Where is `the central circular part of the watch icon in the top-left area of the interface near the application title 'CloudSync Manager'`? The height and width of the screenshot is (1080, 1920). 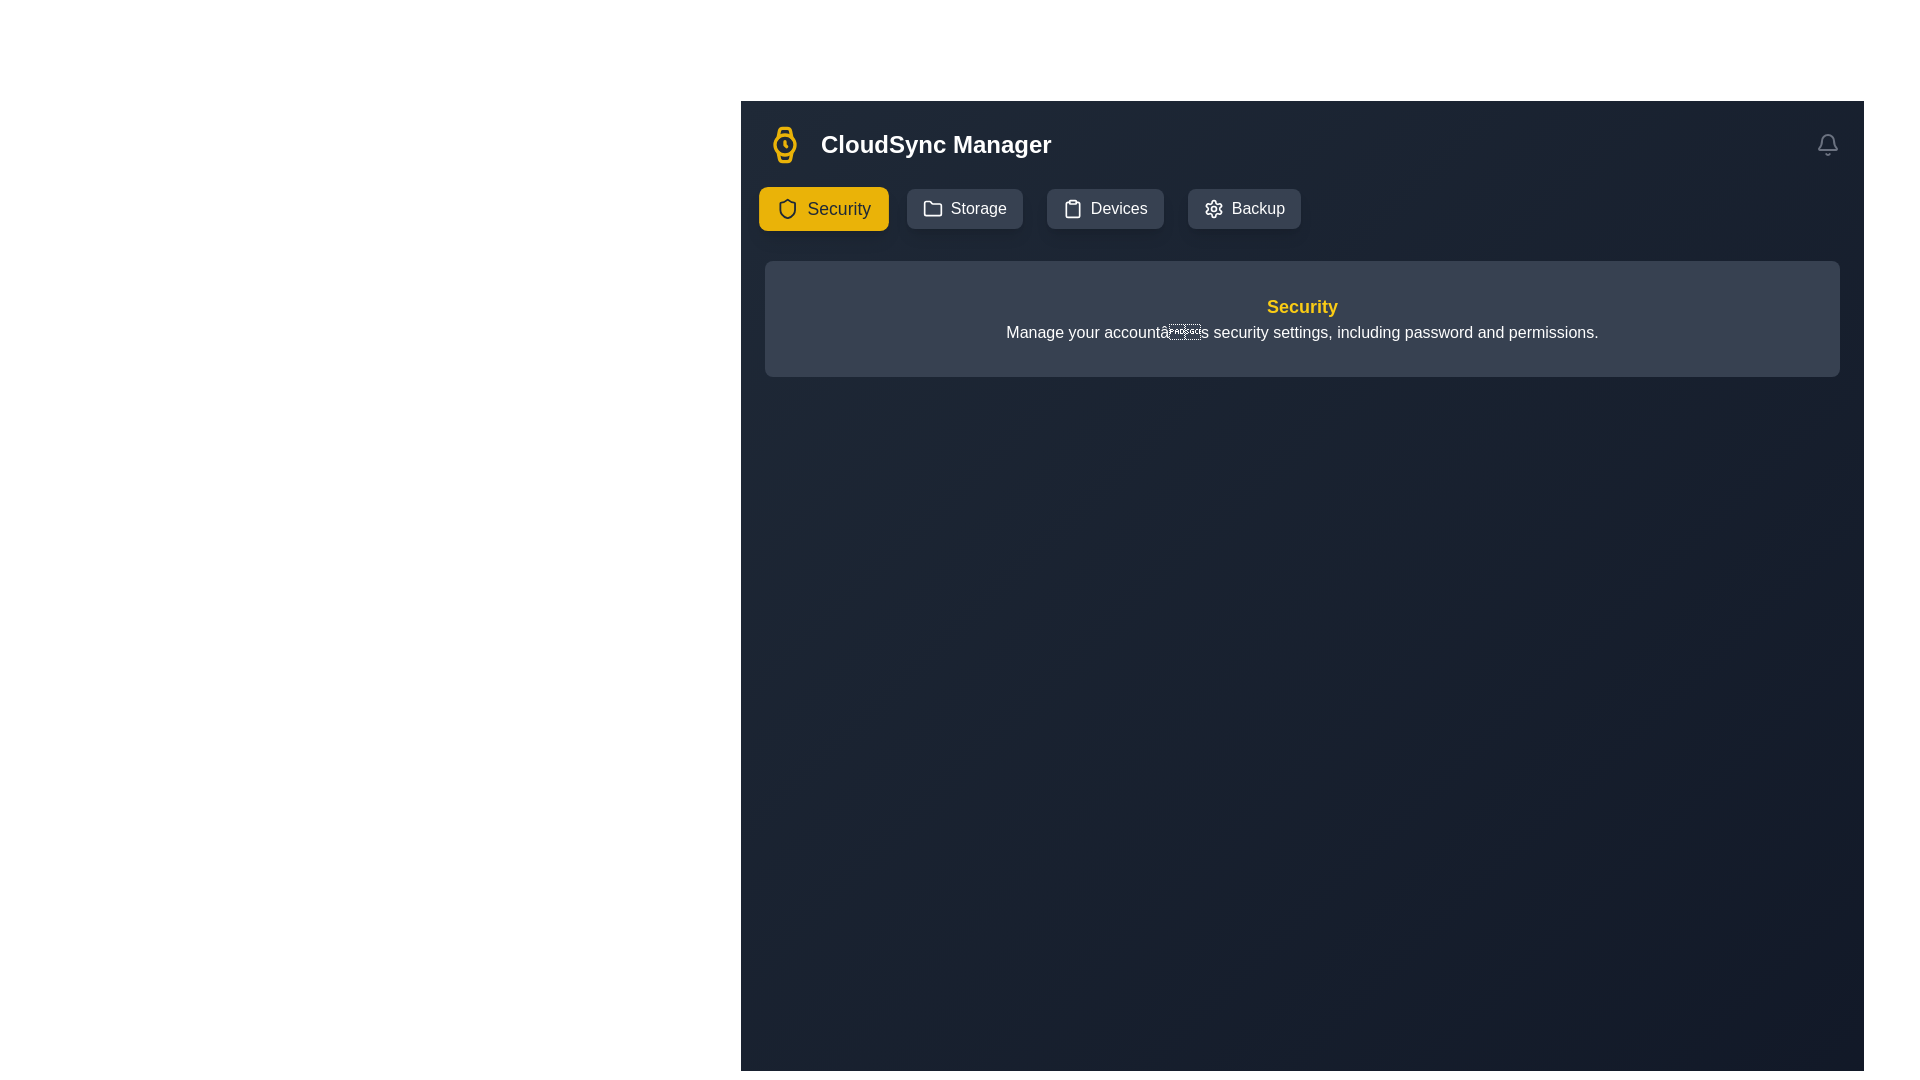 the central circular part of the watch icon in the top-left area of the interface near the application title 'CloudSync Manager' is located at coordinates (784, 144).